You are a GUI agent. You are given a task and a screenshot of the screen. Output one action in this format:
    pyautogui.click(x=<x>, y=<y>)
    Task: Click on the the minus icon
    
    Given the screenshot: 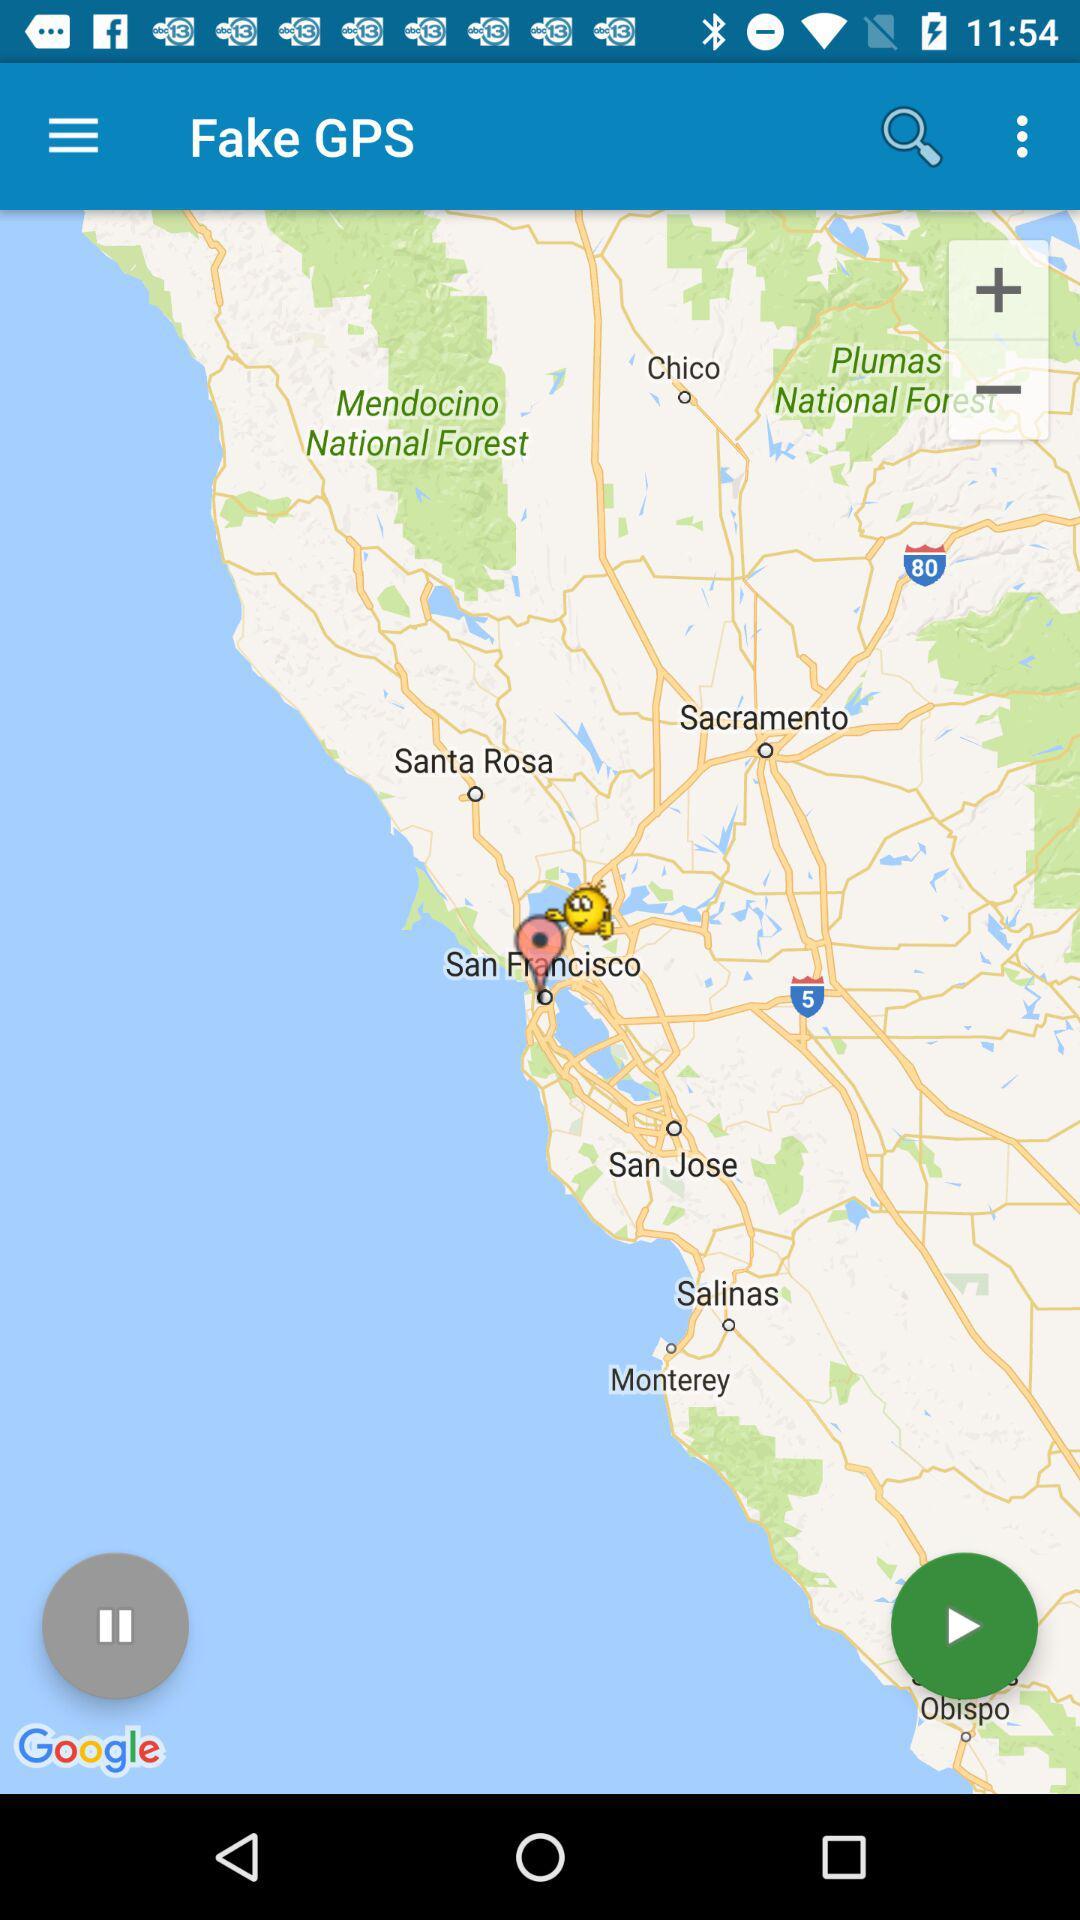 What is the action you would take?
    pyautogui.click(x=998, y=393)
    